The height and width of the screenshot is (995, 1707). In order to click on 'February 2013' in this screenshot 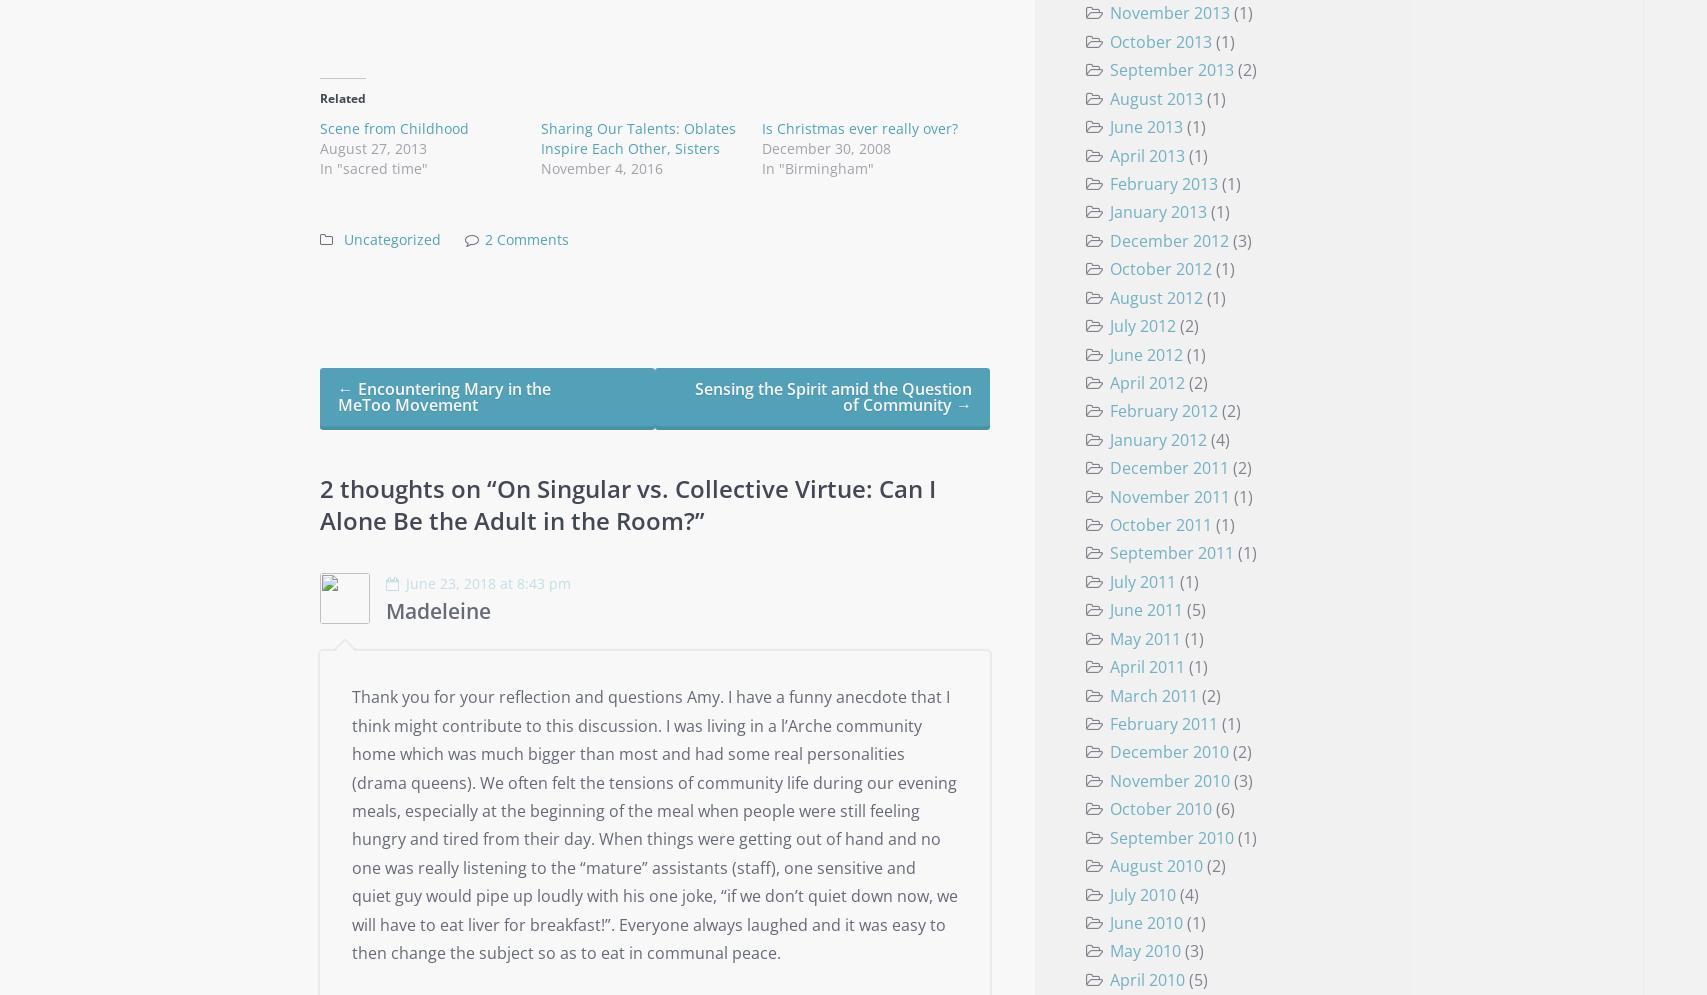, I will do `click(1108, 183)`.